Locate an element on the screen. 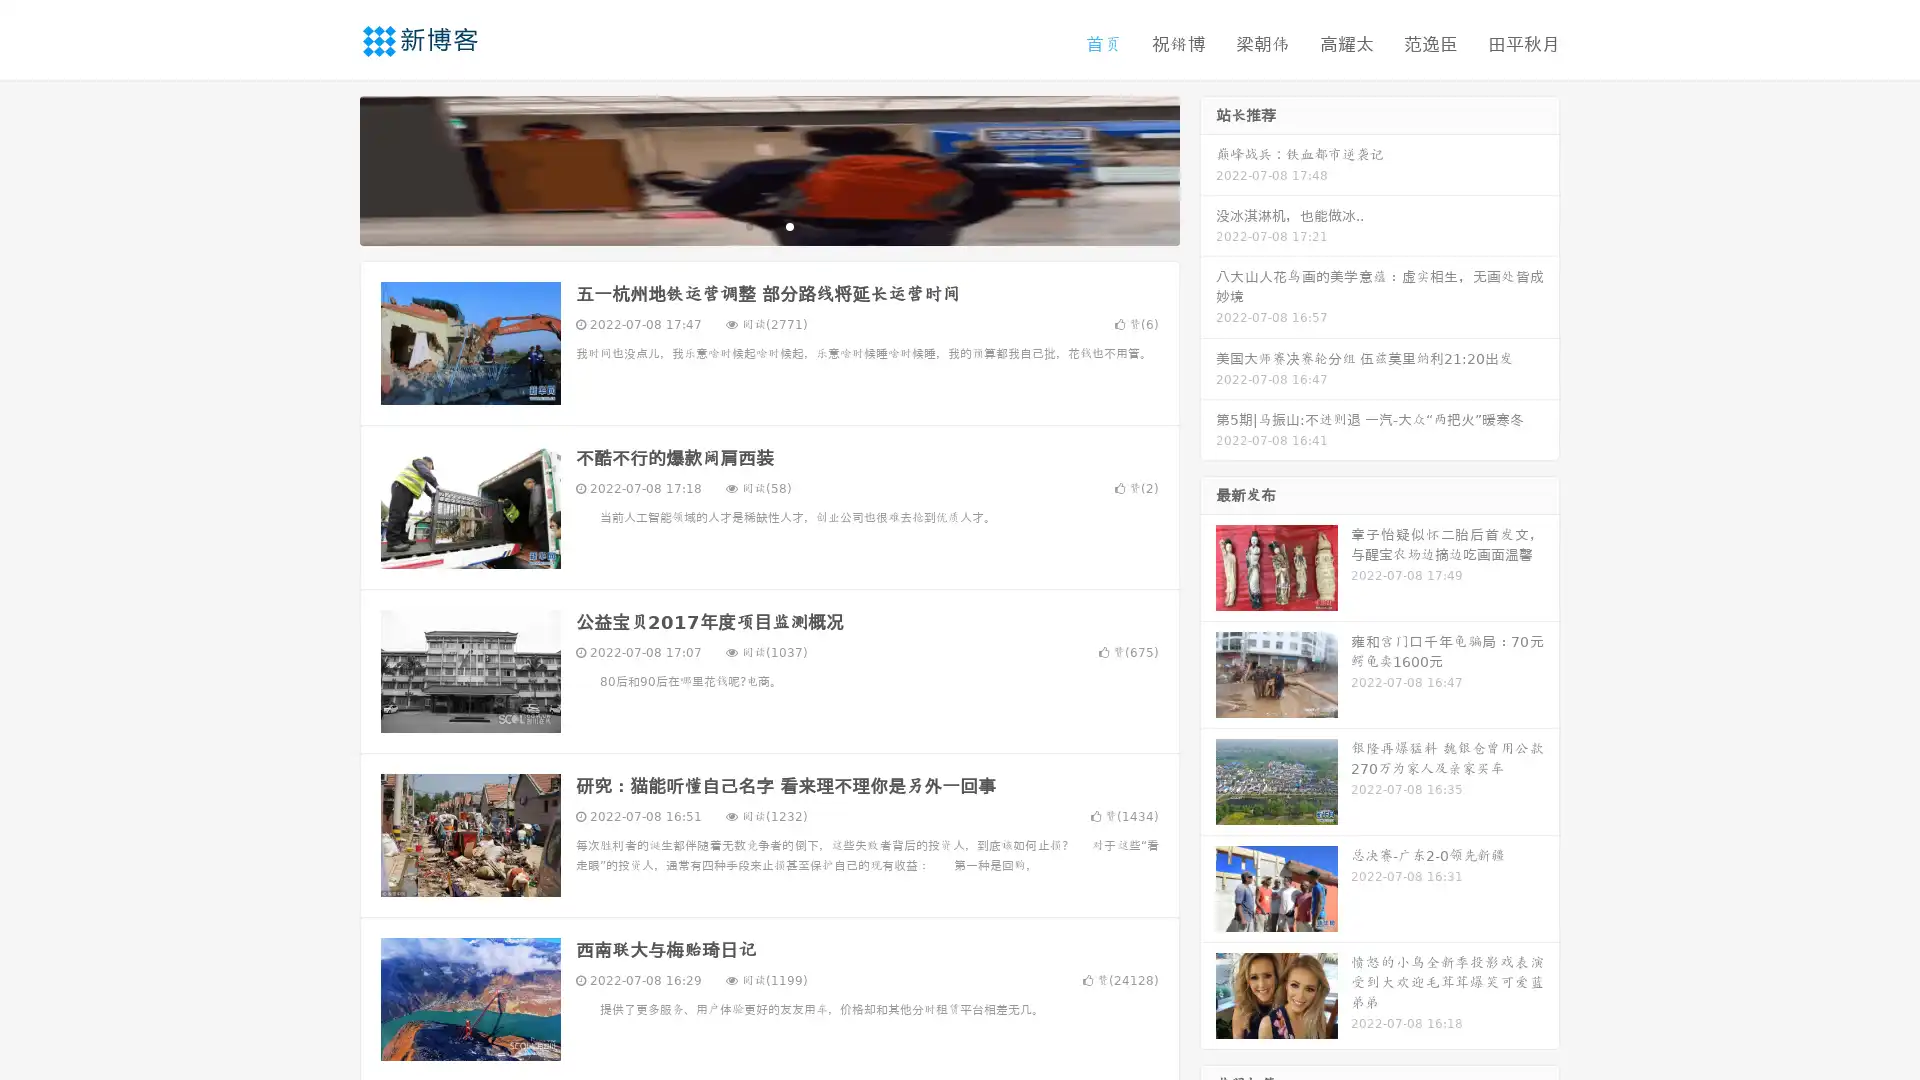 The image size is (1920, 1080). Go to slide 3 is located at coordinates (789, 225).